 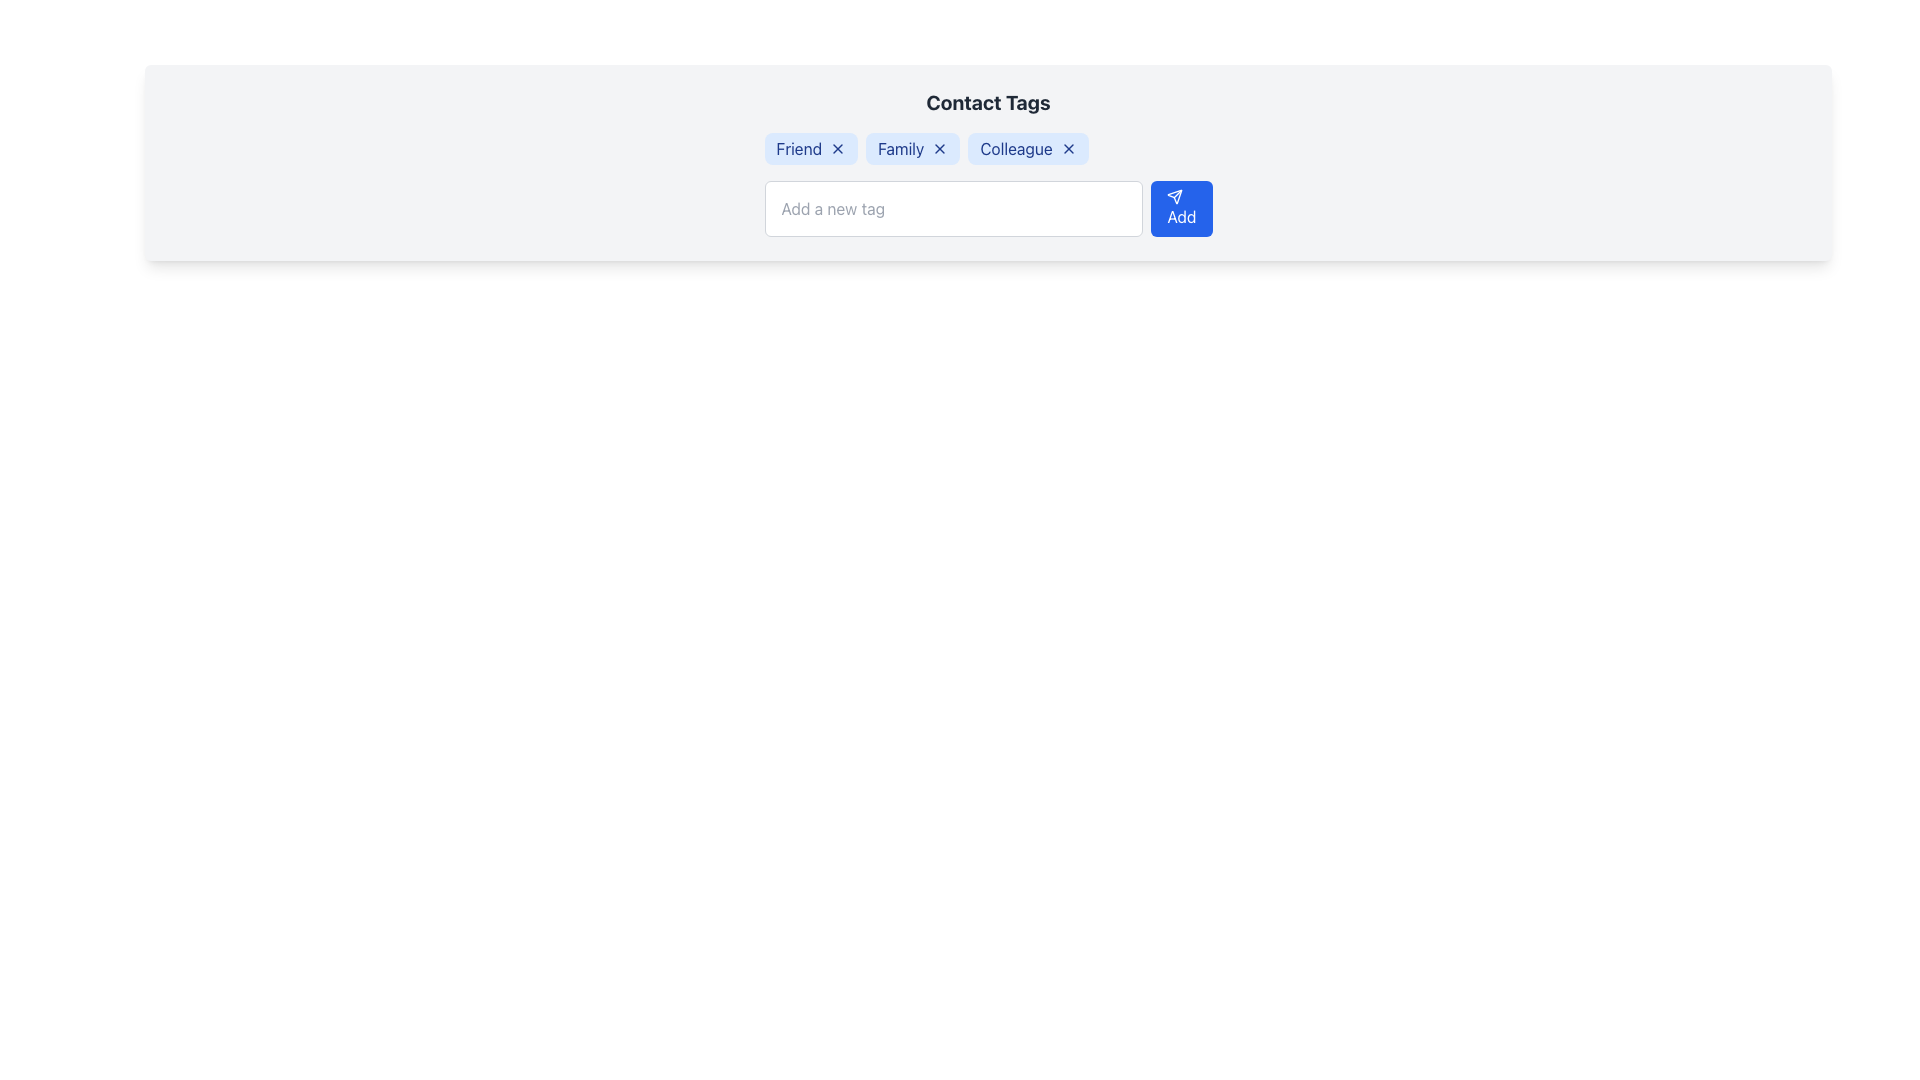 I want to click on the Close Button located on the far-right side of the 'Friend' tag, so click(x=838, y=148).